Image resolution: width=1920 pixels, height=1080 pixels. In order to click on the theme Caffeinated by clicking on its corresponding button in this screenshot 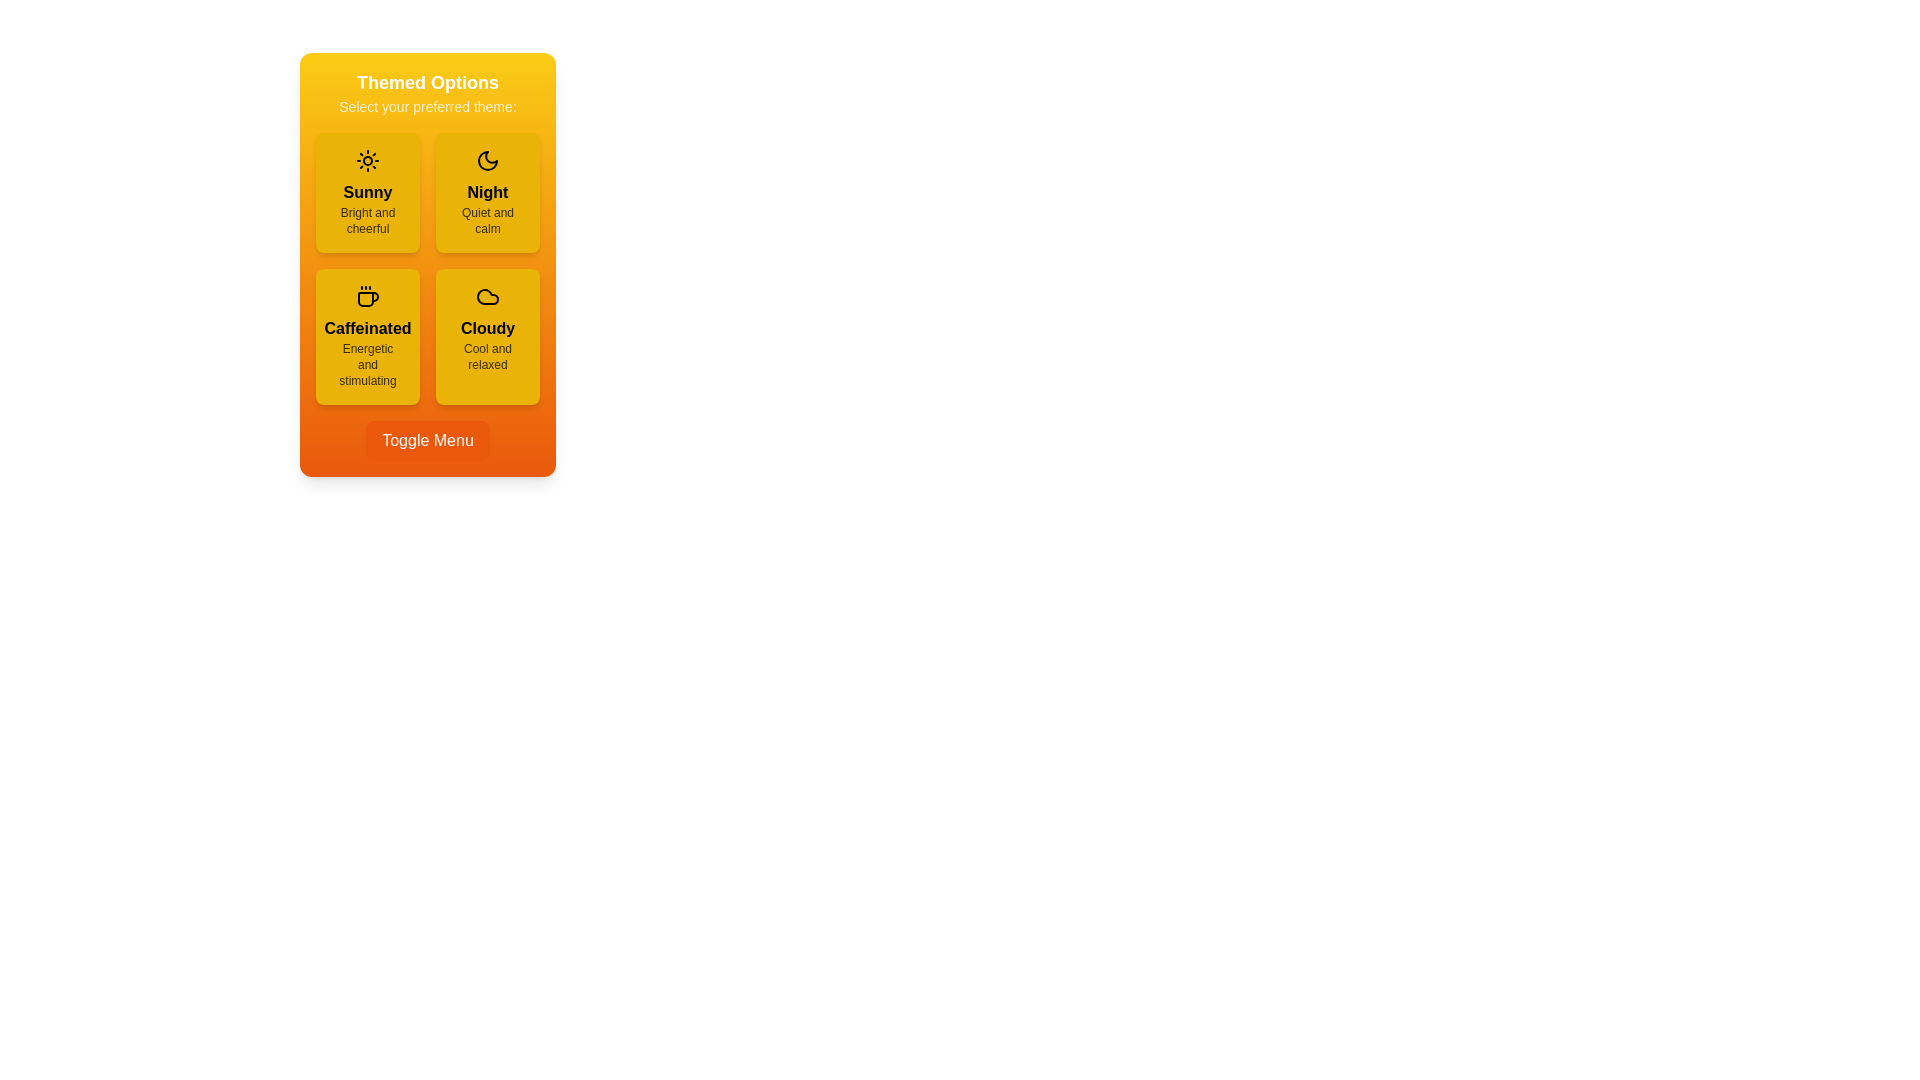, I will do `click(368, 335)`.